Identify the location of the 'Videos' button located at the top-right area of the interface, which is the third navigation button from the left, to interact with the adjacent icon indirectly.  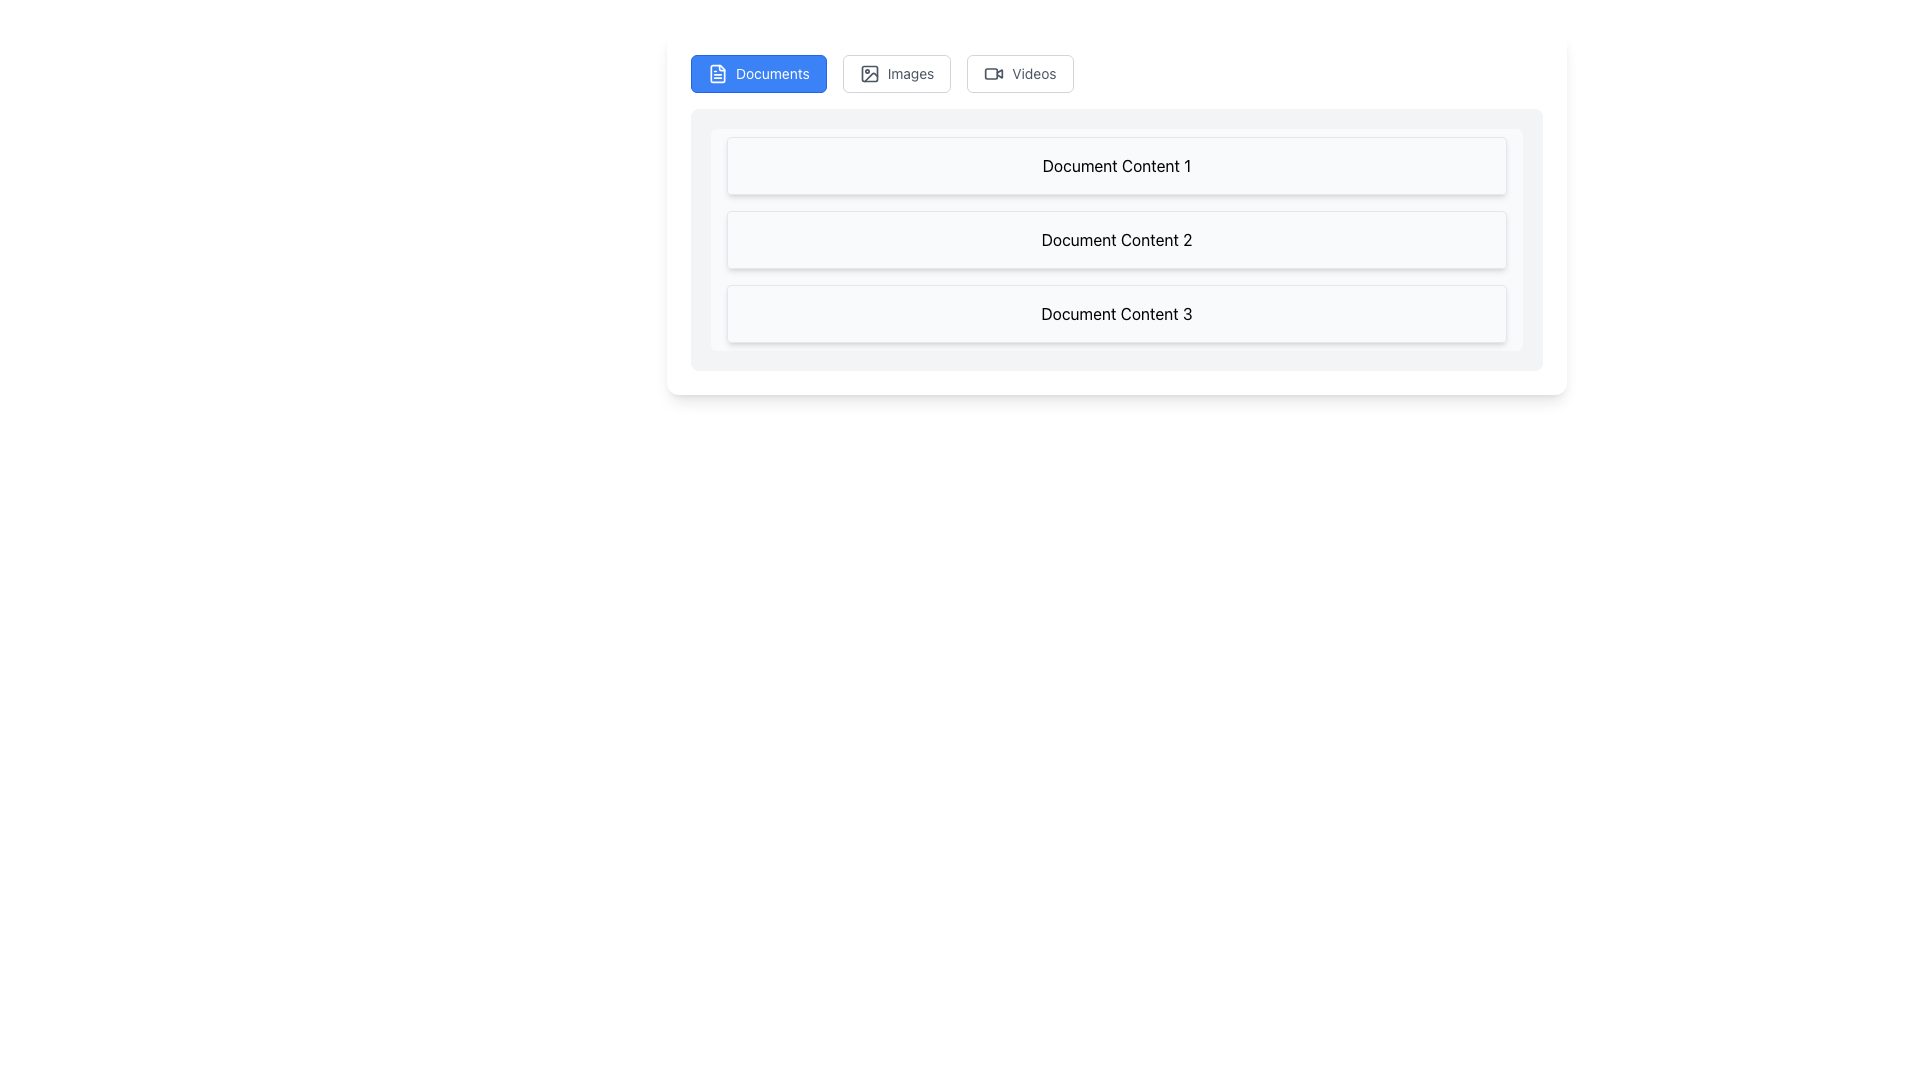
(994, 72).